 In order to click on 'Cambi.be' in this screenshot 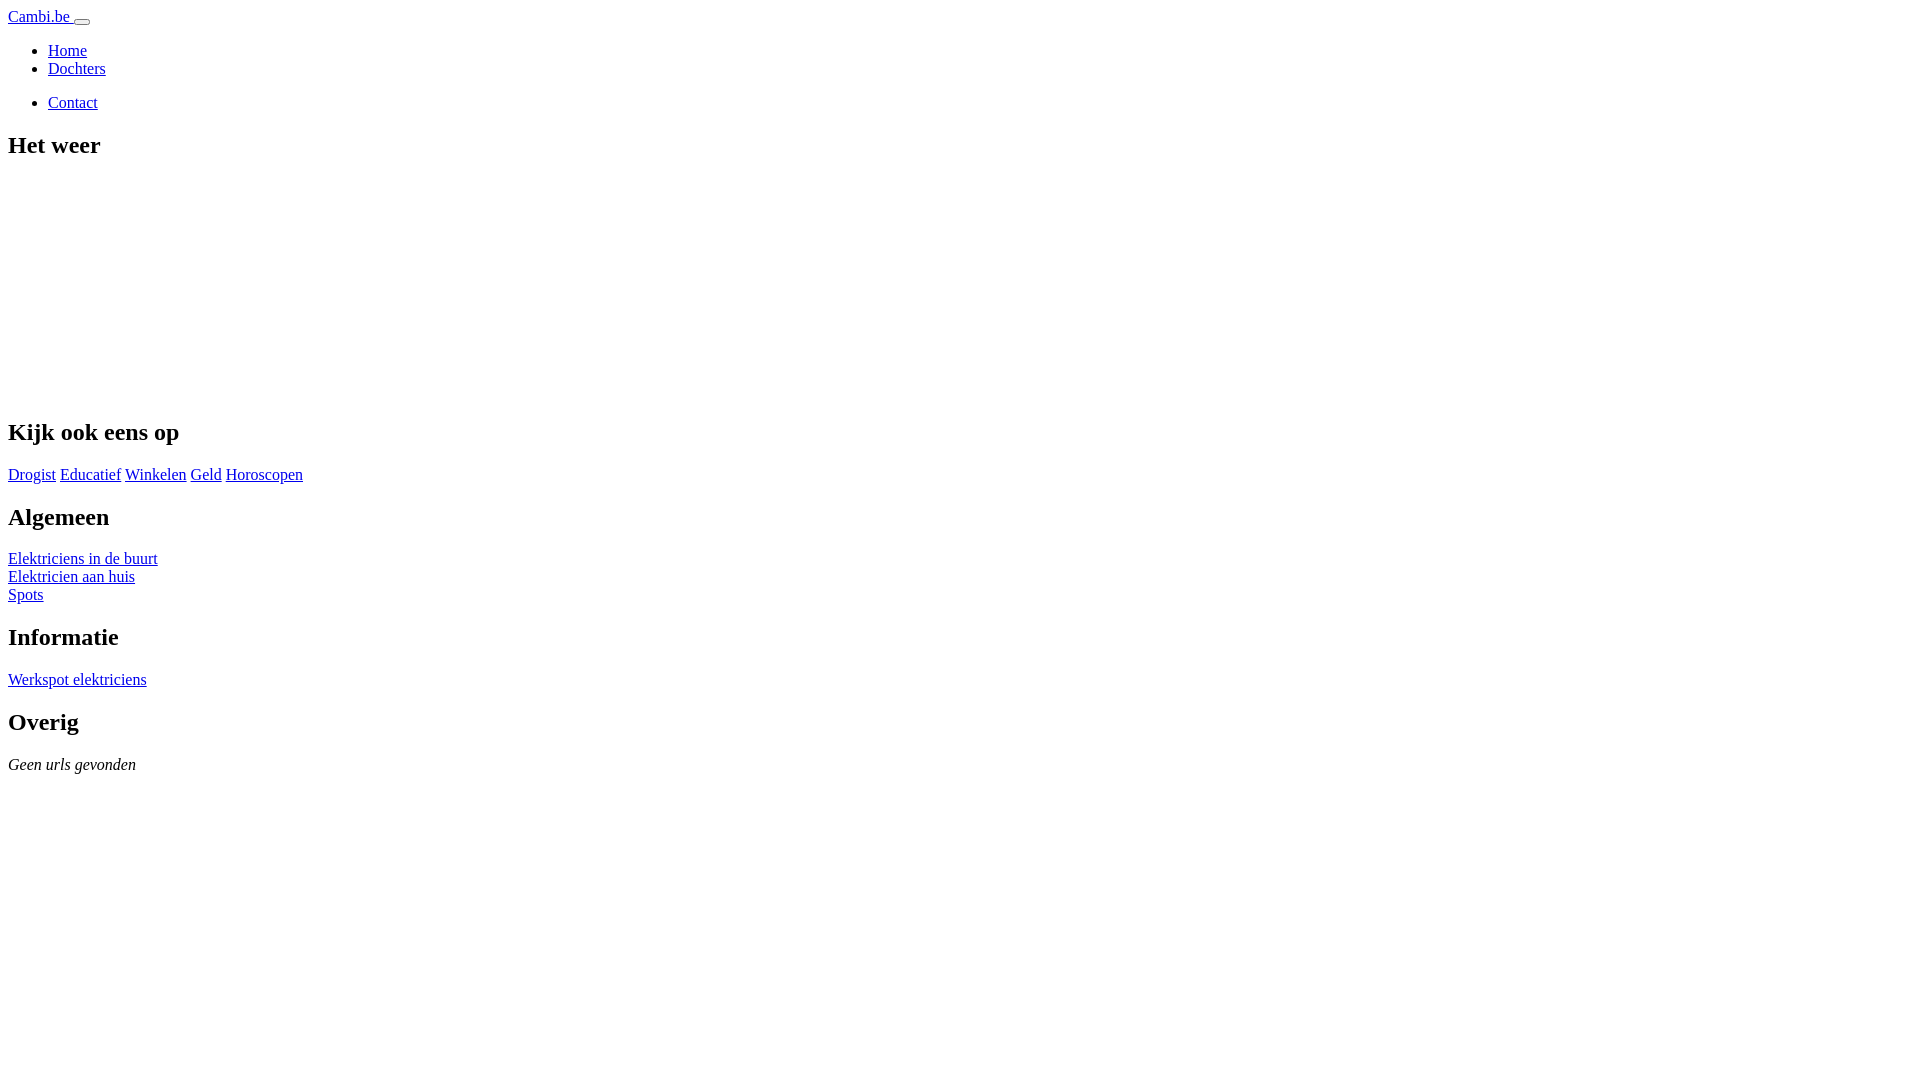, I will do `click(41, 16)`.